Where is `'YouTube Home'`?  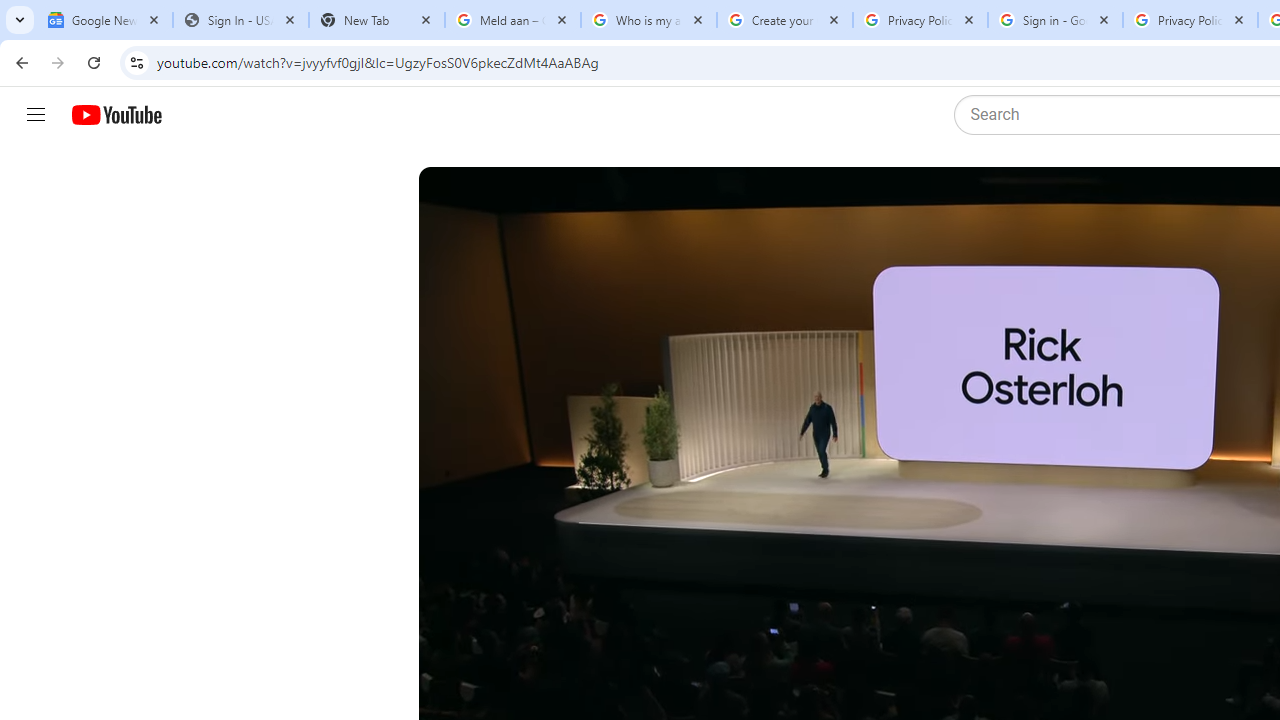
'YouTube Home' is located at coordinates (115, 115).